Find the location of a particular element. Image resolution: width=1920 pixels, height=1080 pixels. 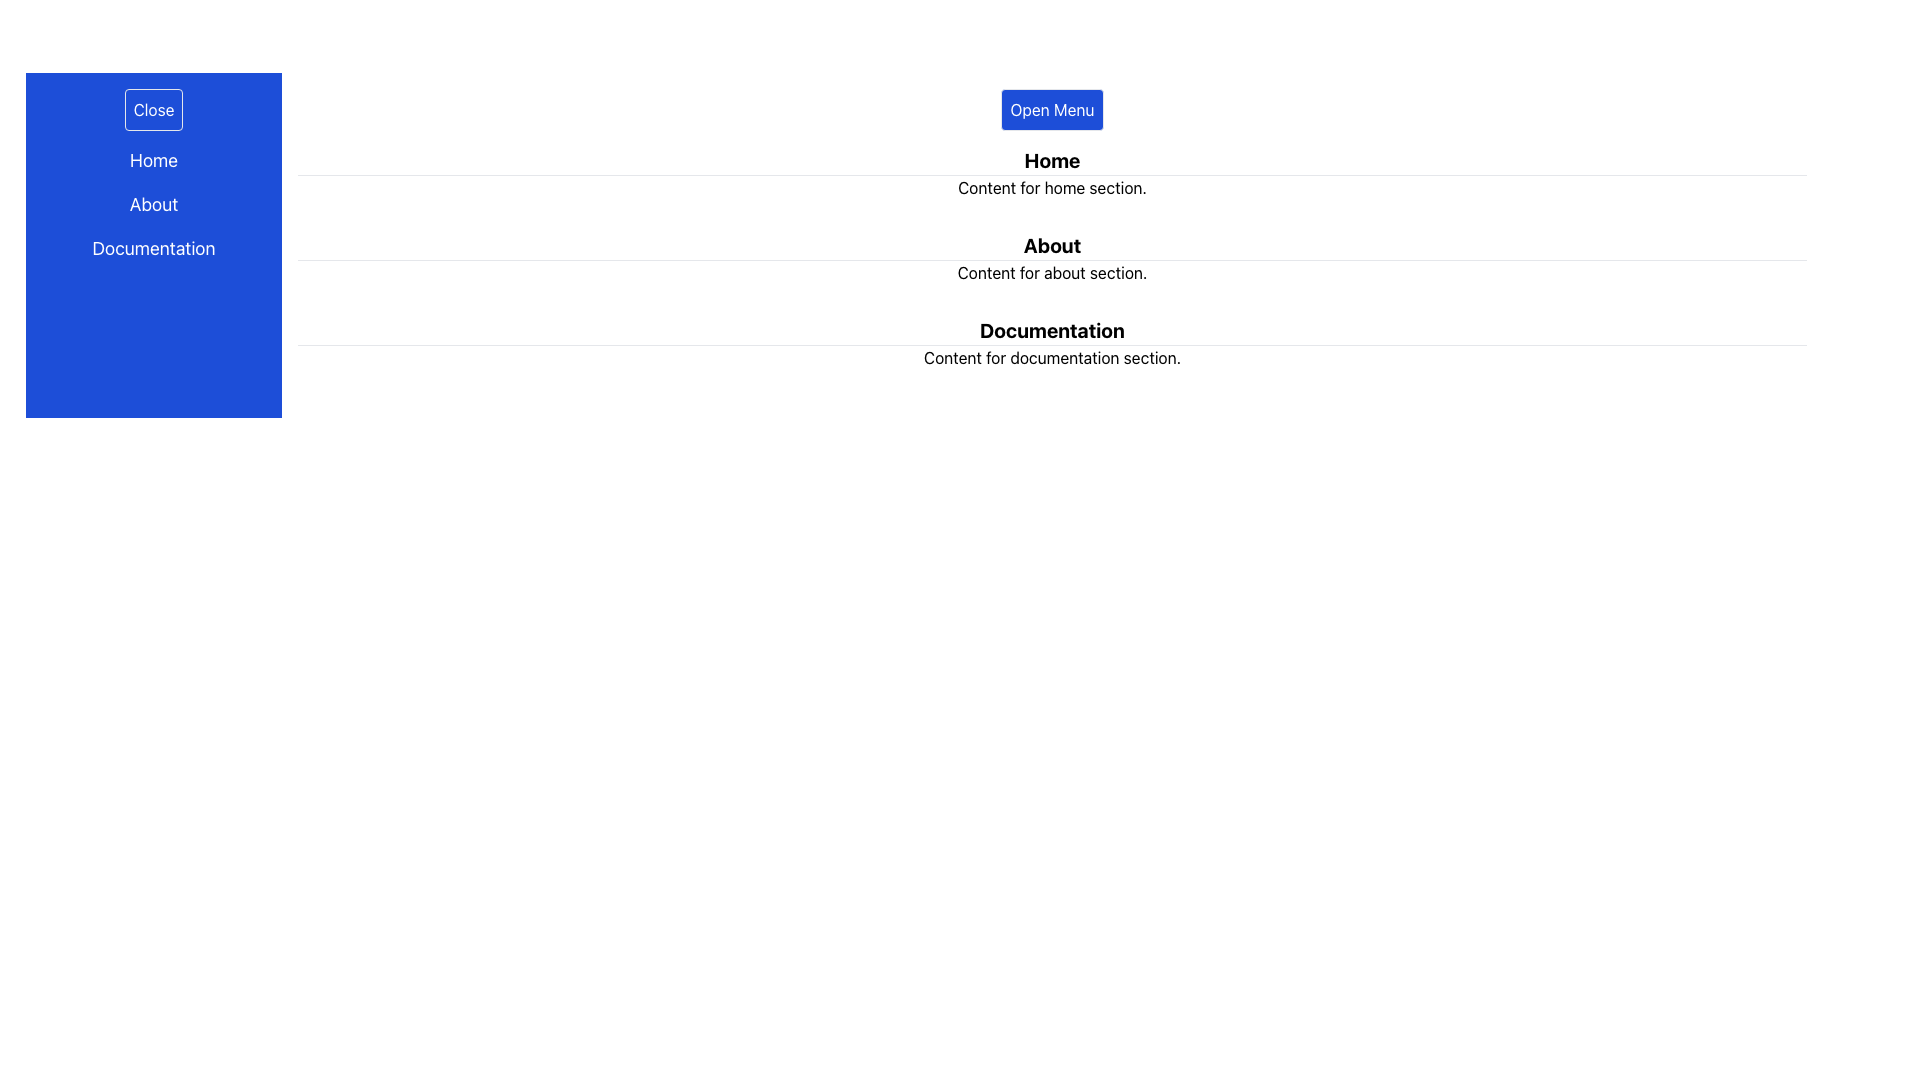

the topmost 'Home' text element in the vertical navigation menu is located at coordinates (152, 160).